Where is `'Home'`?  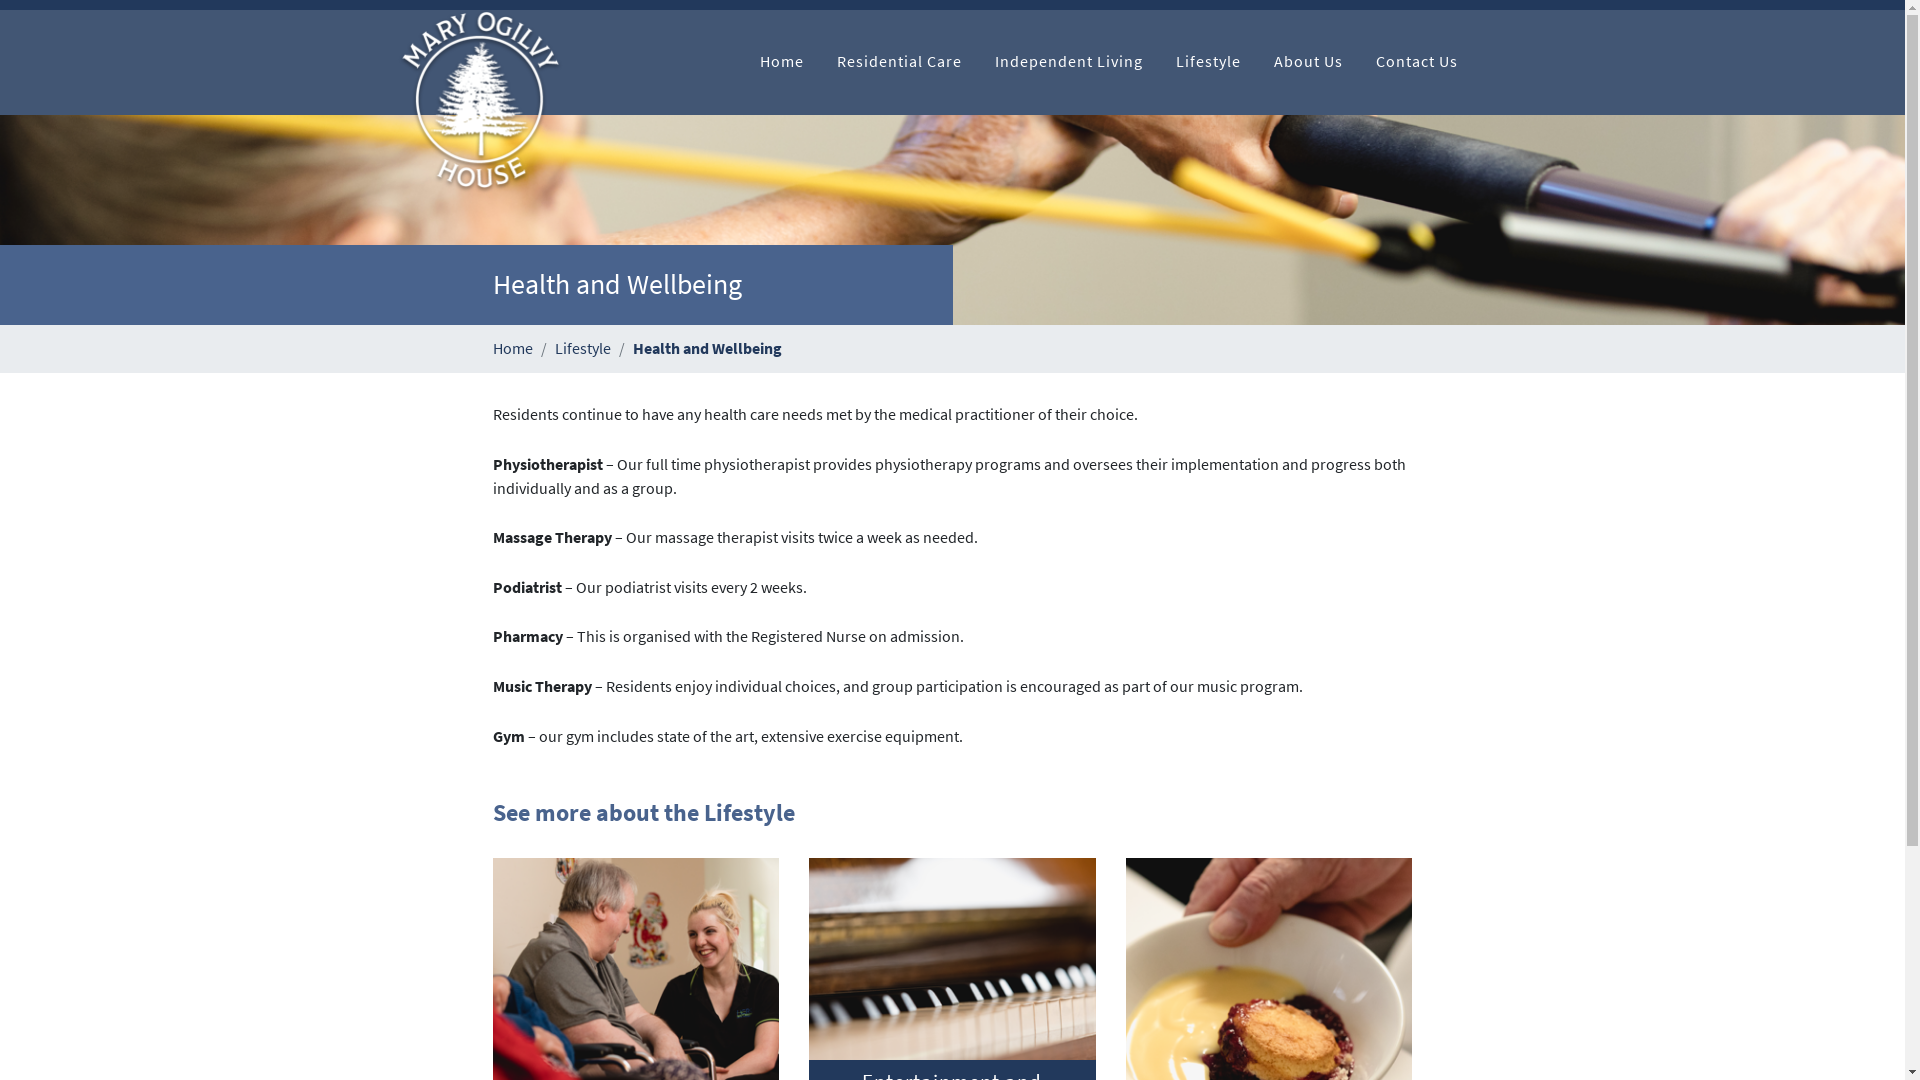 'Home' is located at coordinates (780, 60).